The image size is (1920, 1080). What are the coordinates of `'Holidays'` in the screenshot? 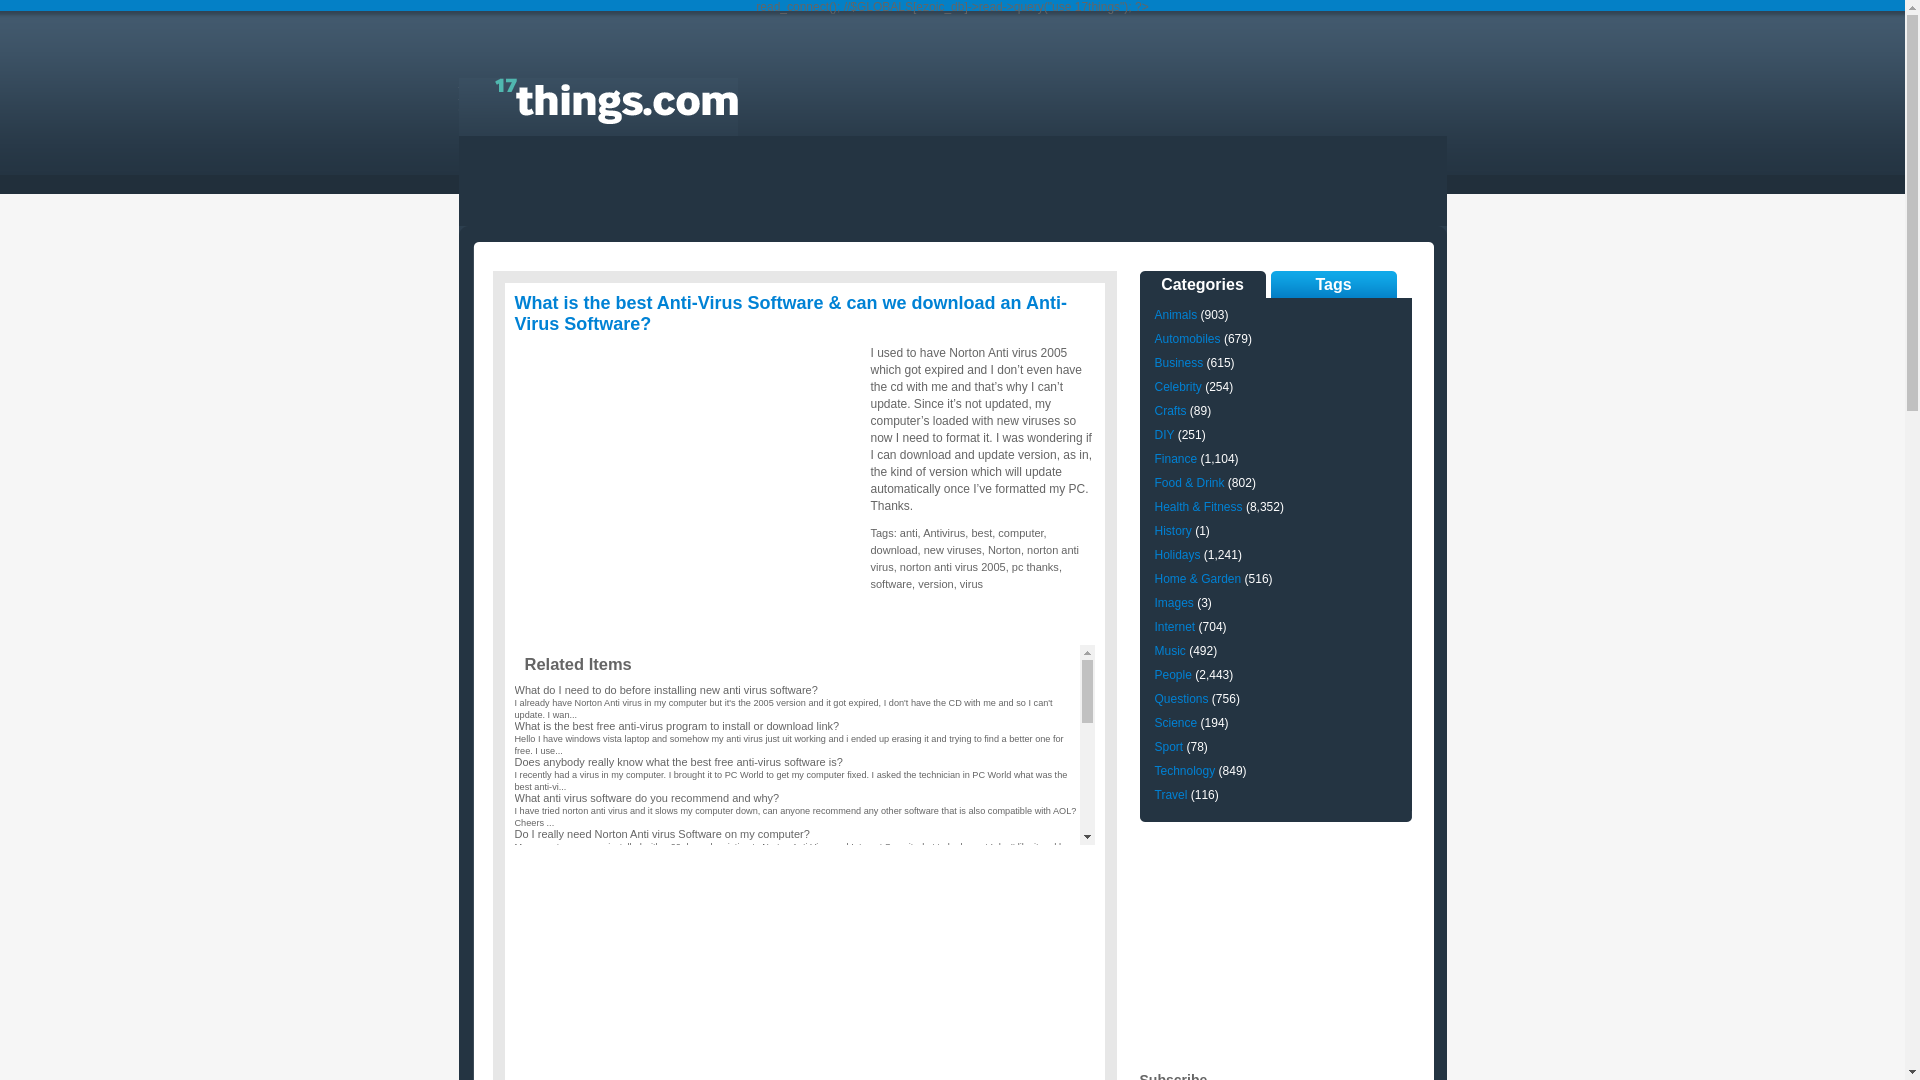 It's located at (1176, 555).